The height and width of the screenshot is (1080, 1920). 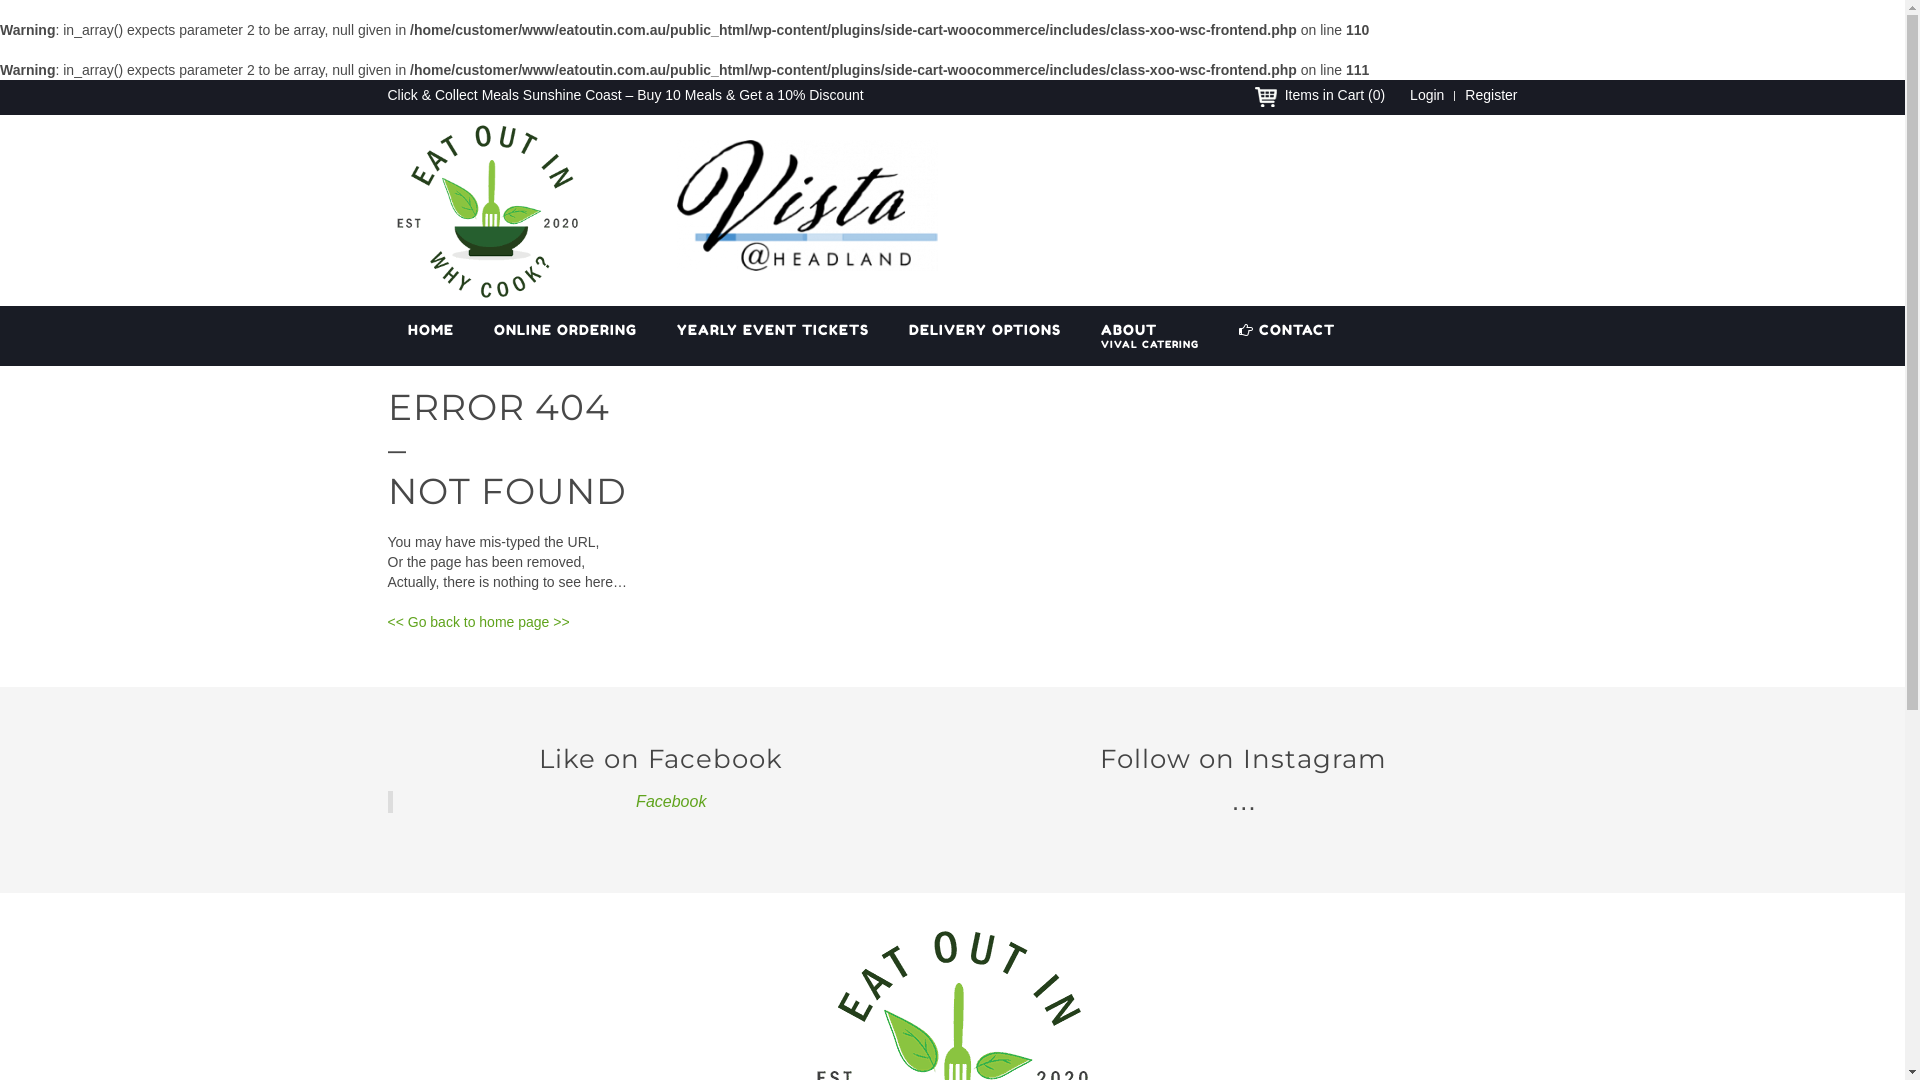 I want to click on 'Items in Cart (0)', so click(x=1334, y=95).